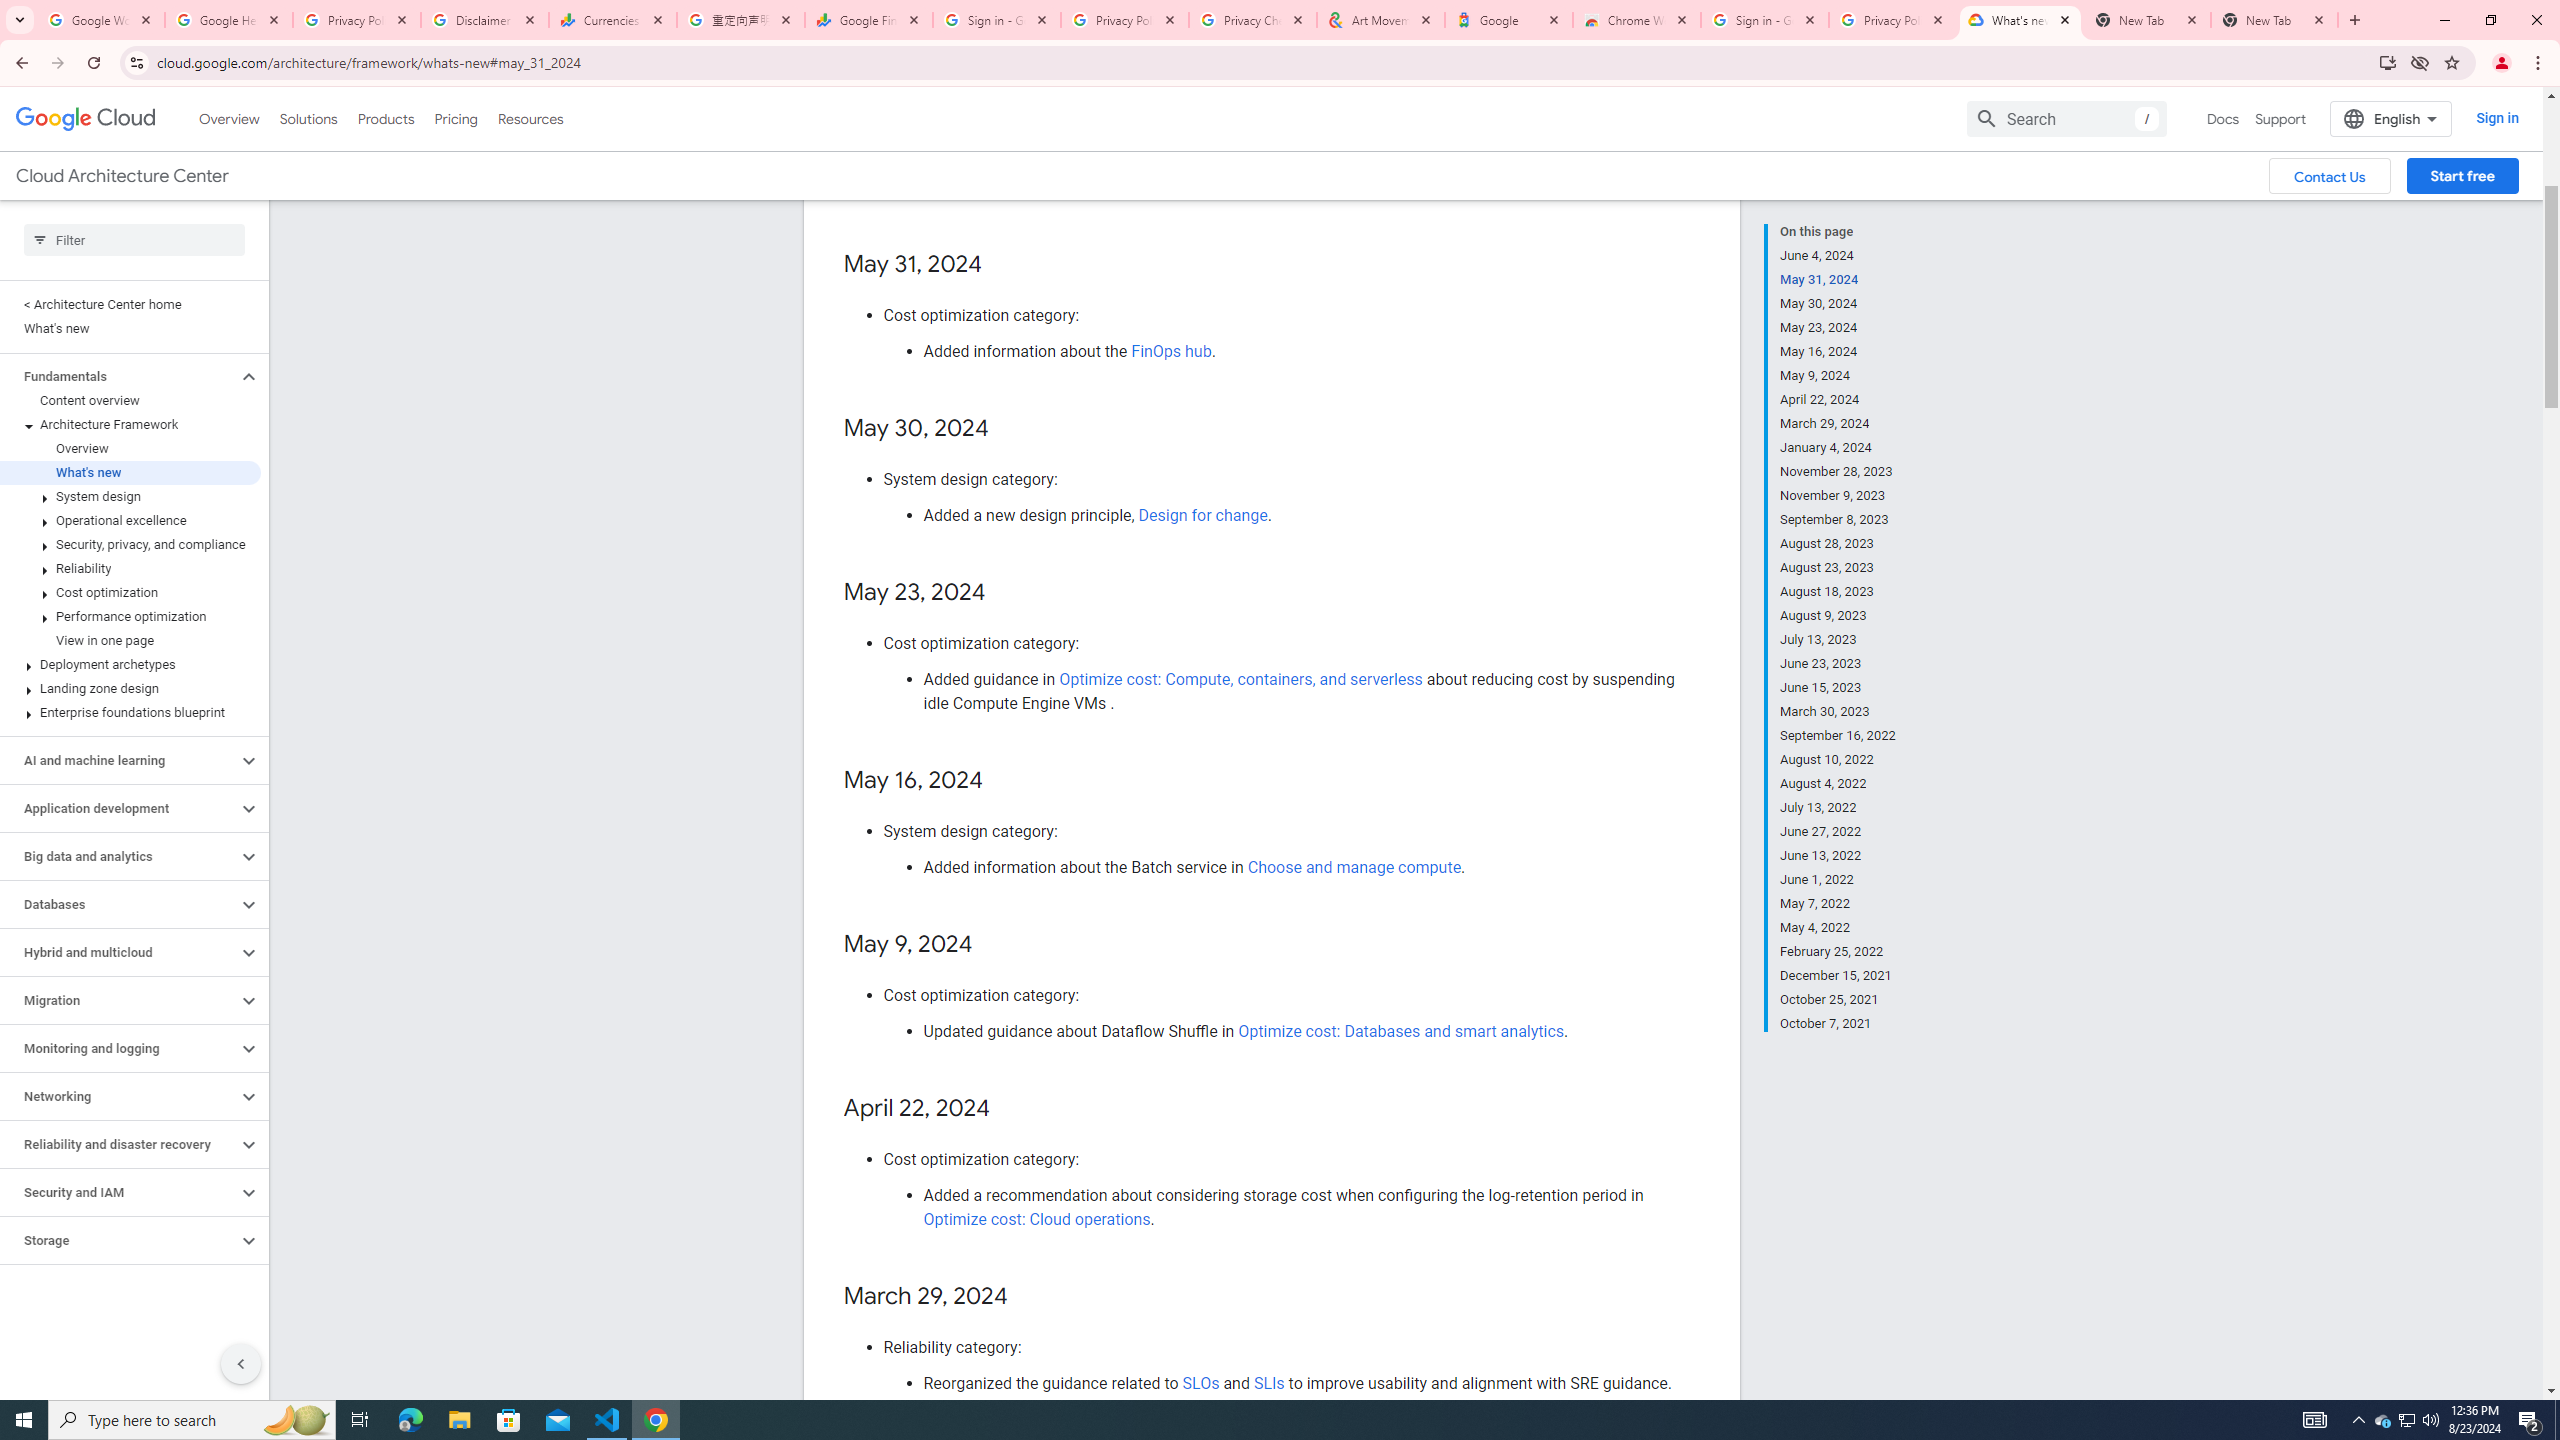  What do you see at coordinates (1838, 712) in the screenshot?
I see `'March 30, 2023'` at bounding box center [1838, 712].